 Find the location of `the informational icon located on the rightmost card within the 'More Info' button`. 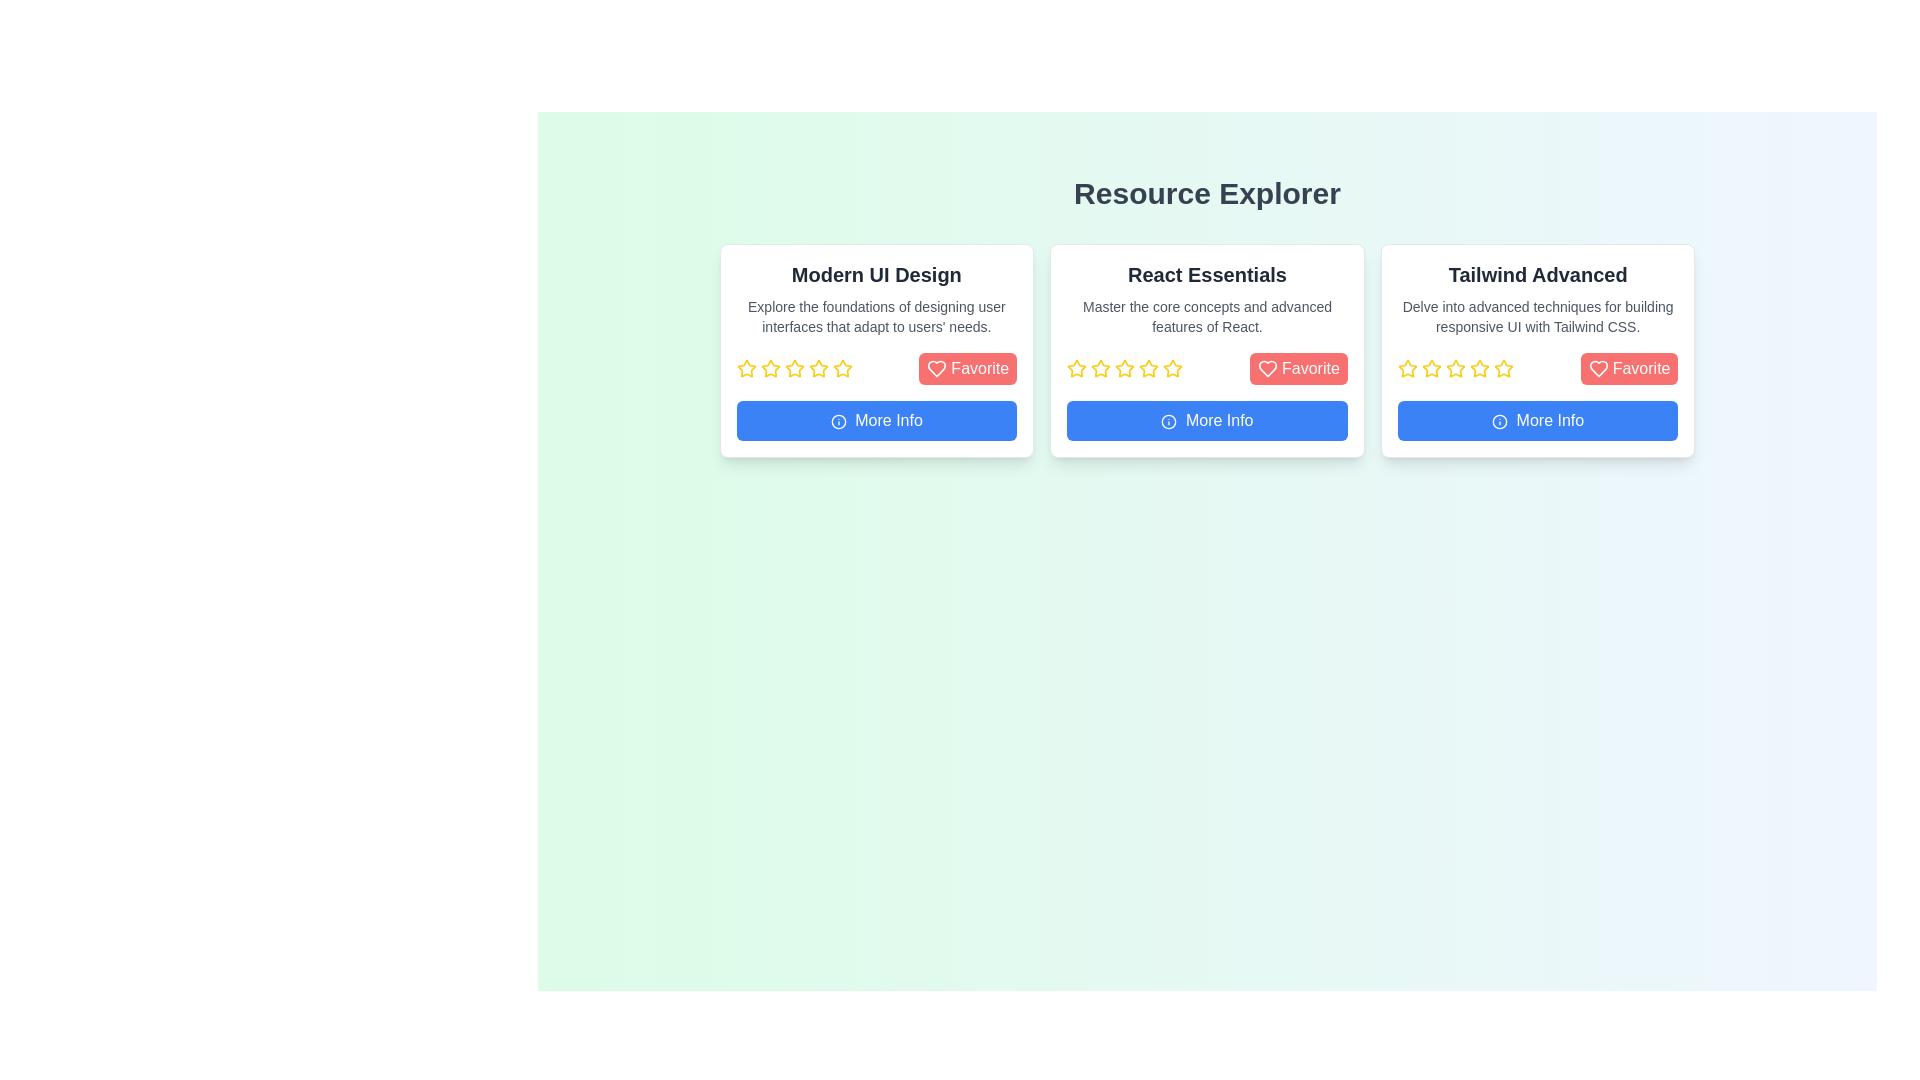

the informational icon located on the rightmost card within the 'More Info' button is located at coordinates (1499, 419).